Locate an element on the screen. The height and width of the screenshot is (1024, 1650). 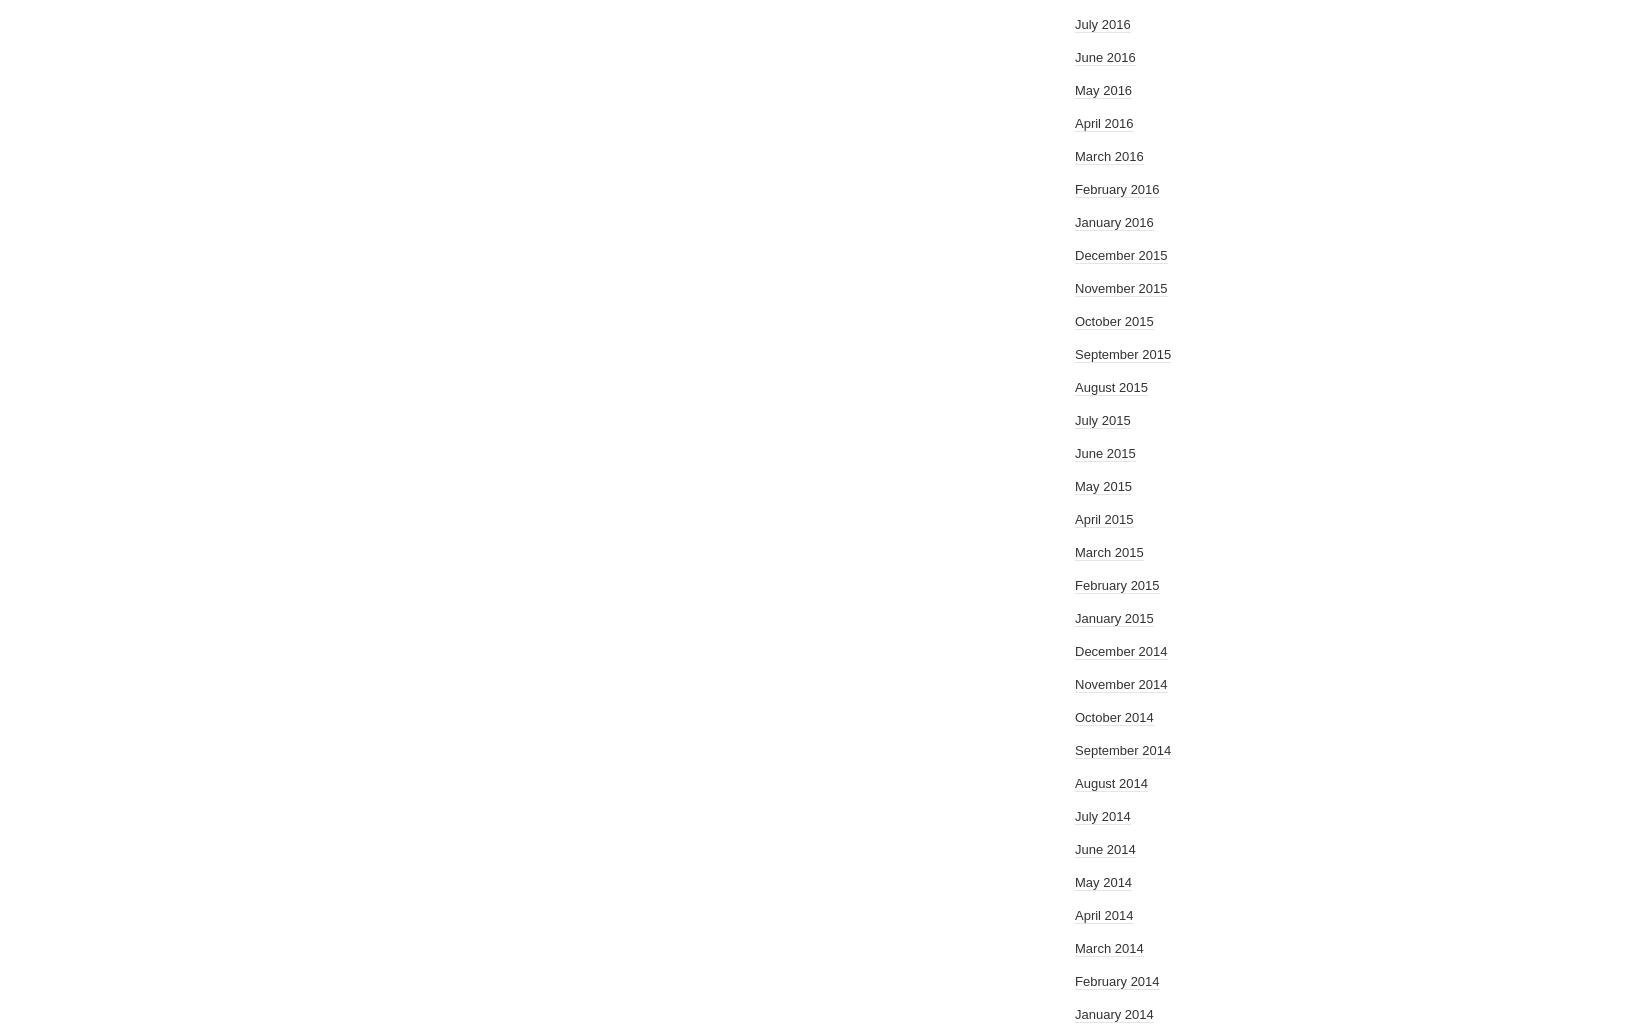
'April 2015' is located at coordinates (1104, 519).